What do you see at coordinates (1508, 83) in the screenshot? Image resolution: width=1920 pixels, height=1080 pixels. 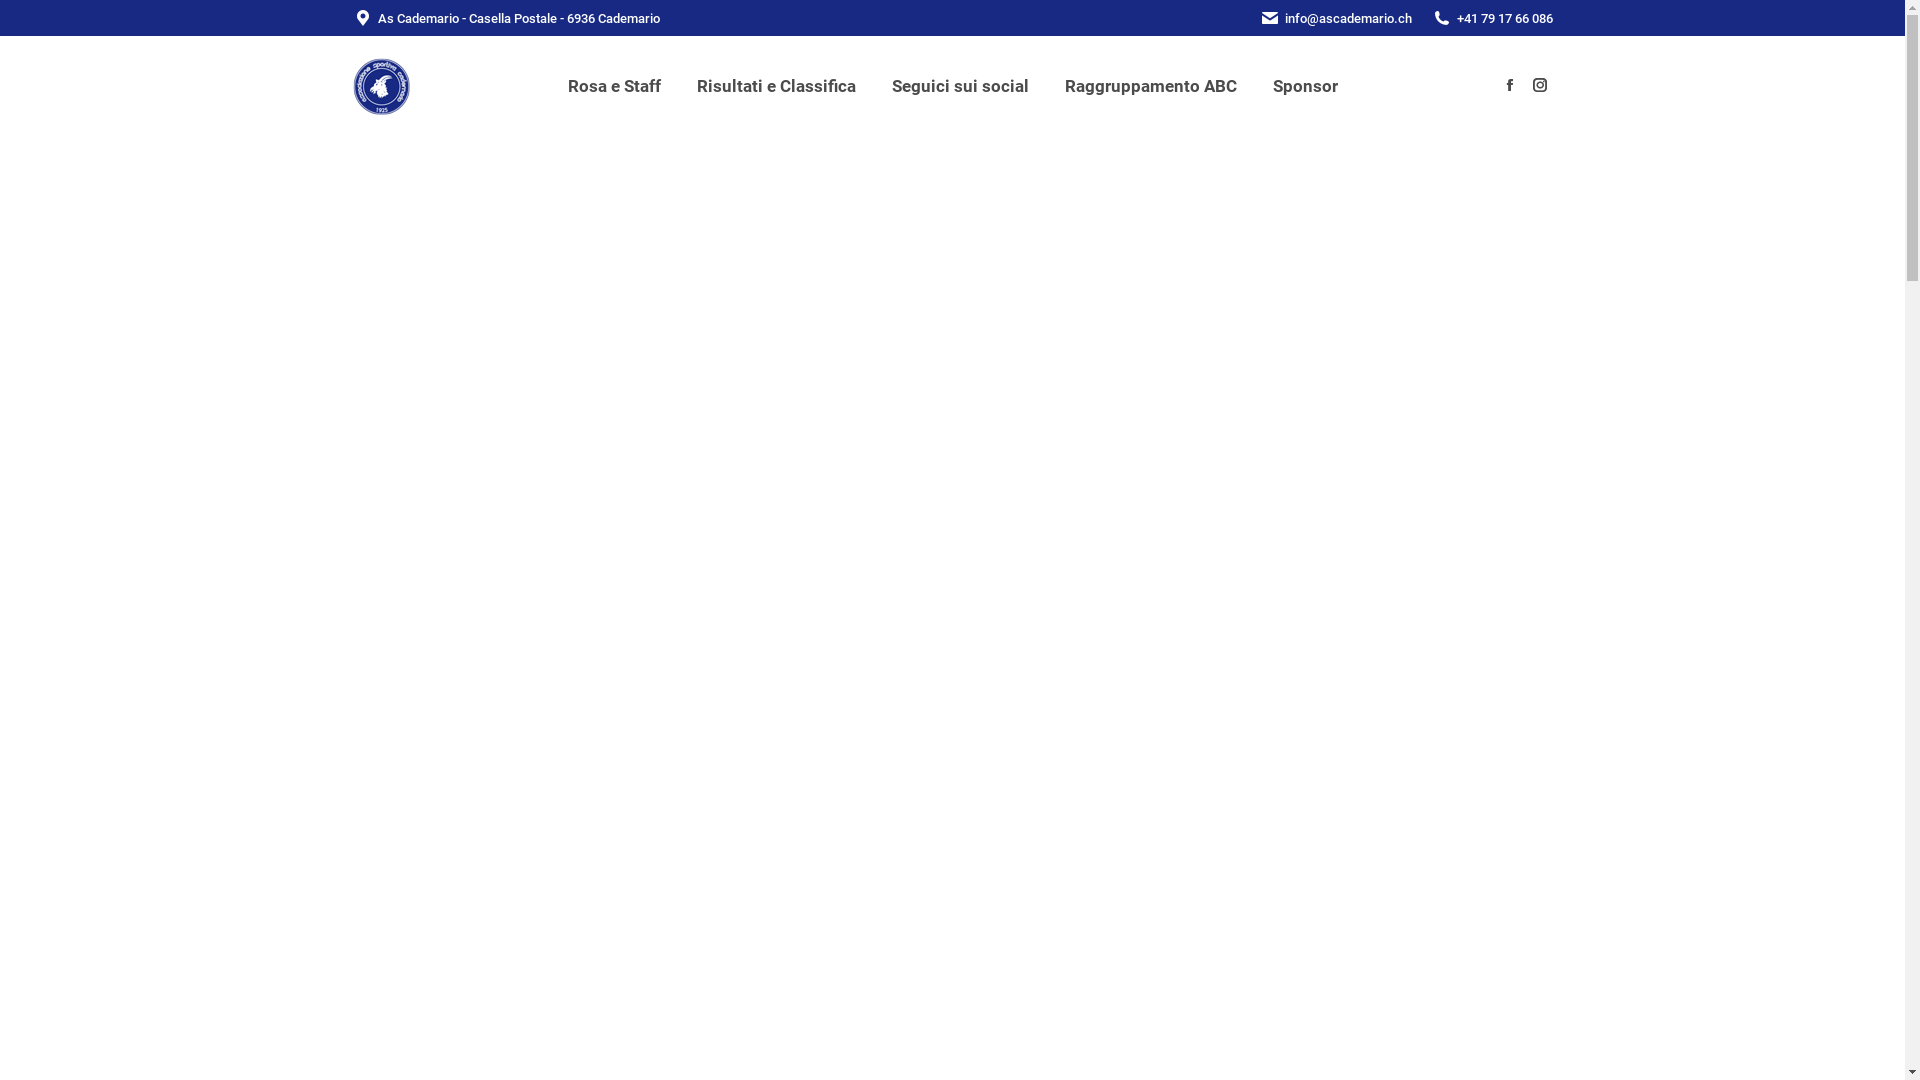 I see `'Facebook page opens in new window'` at bounding box center [1508, 83].